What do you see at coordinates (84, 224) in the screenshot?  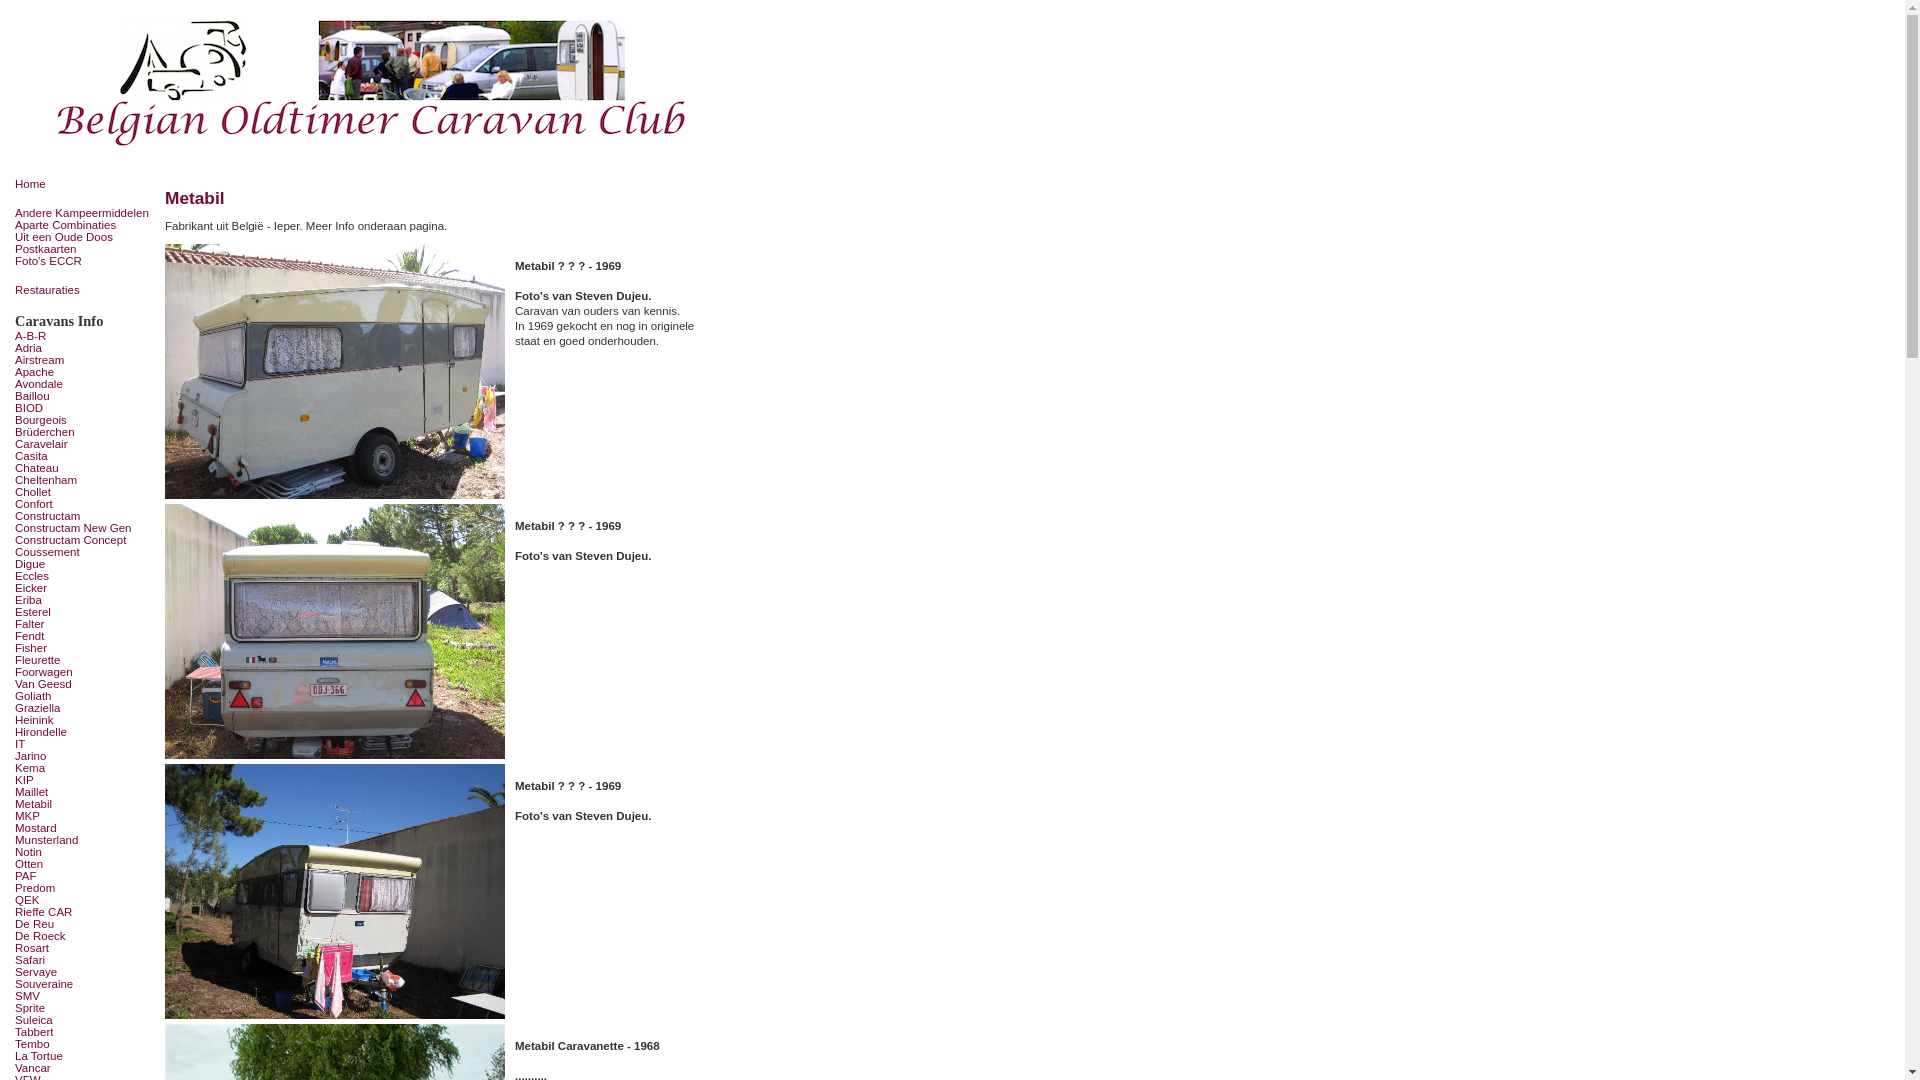 I see `'Aparte Combinaties'` at bounding box center [84, 224].